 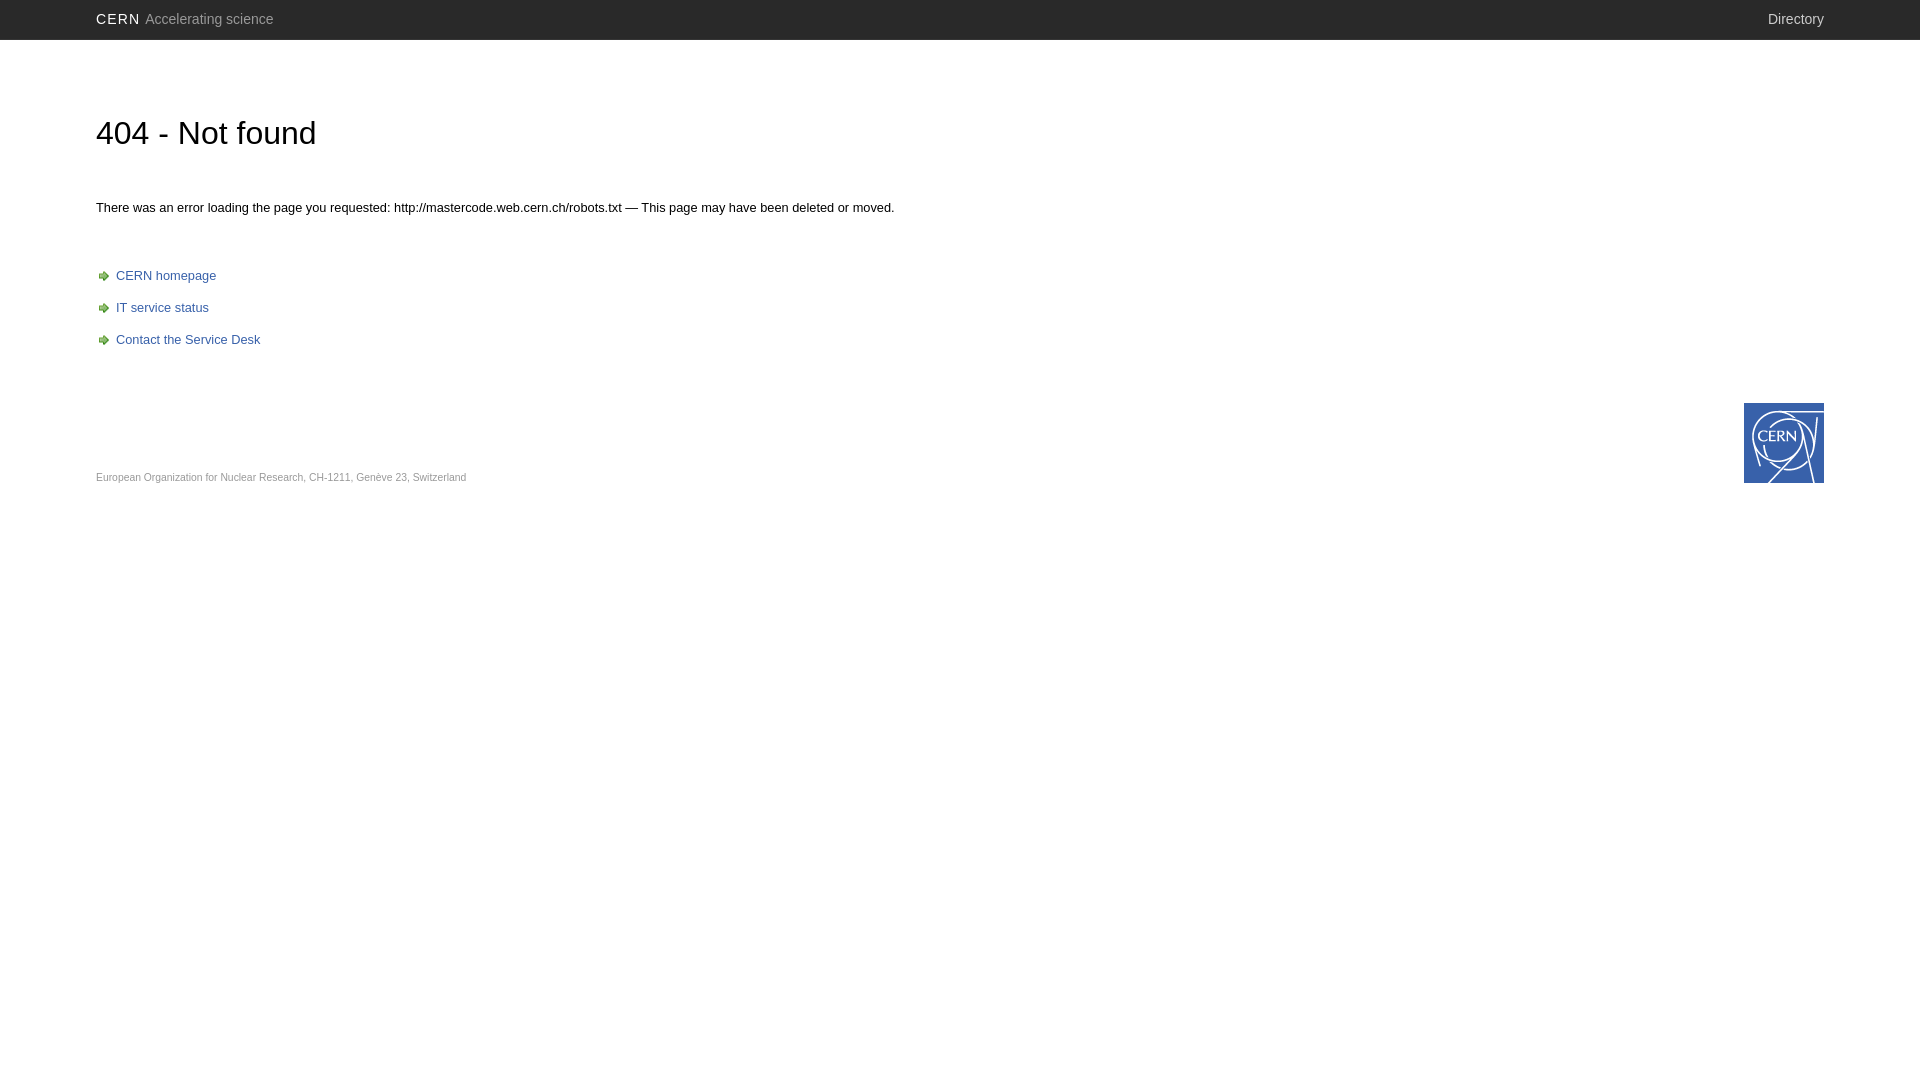 I want to click on 'CERN Accelerating science', so click(x=185, y=19).